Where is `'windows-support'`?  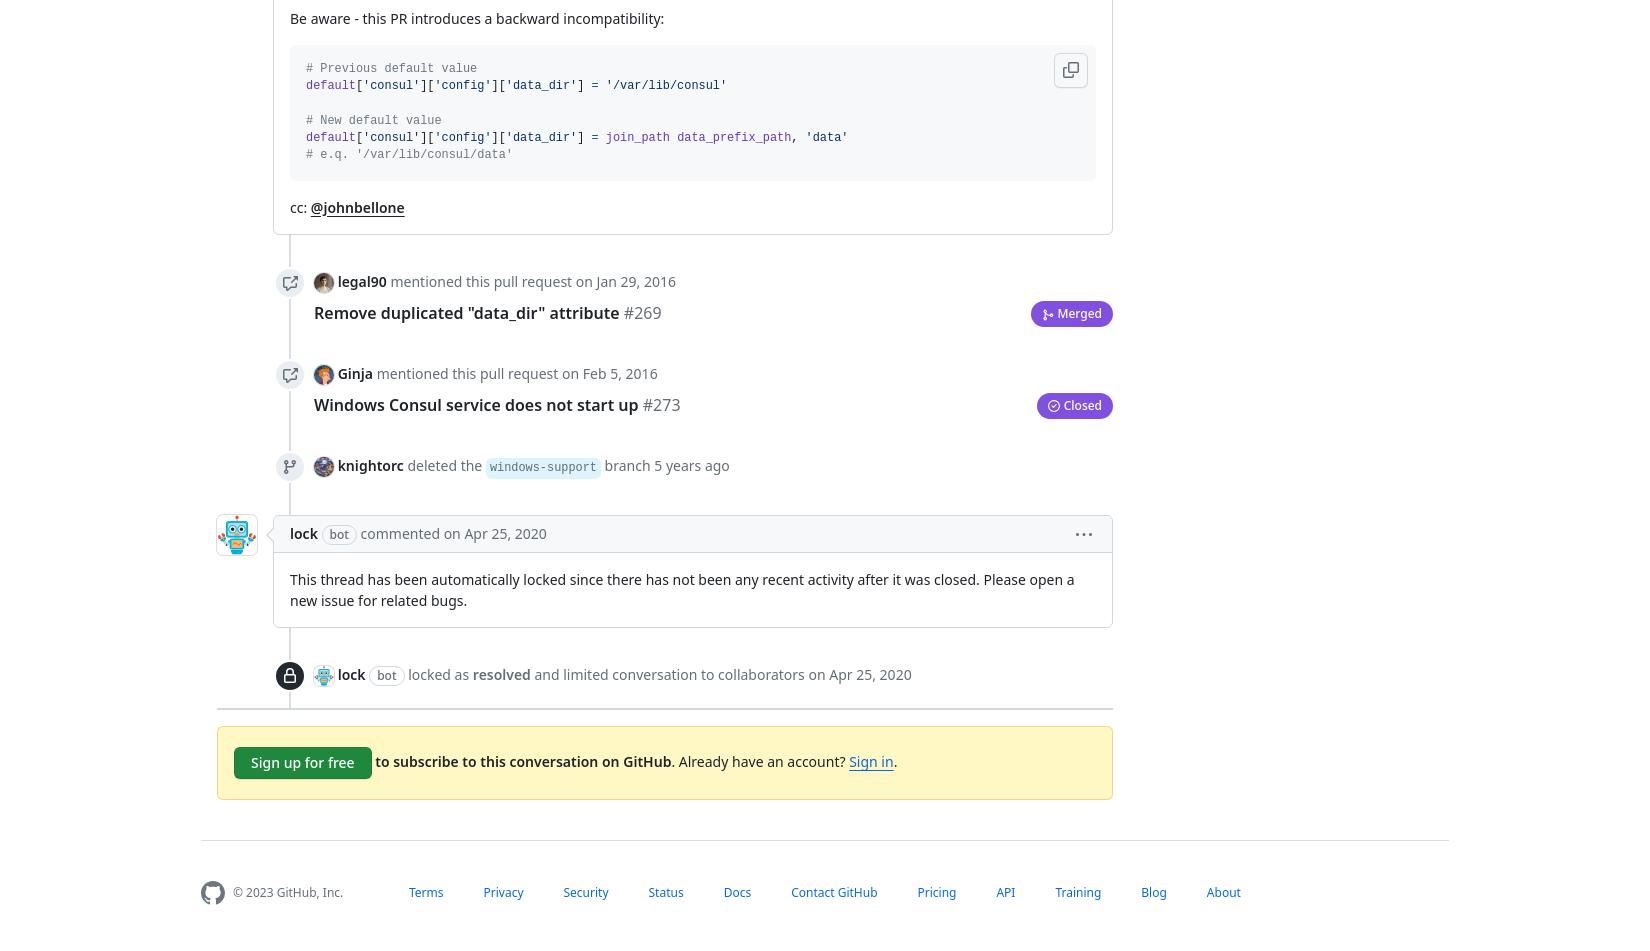 'windows-support' is located at coordinates (541, 467).